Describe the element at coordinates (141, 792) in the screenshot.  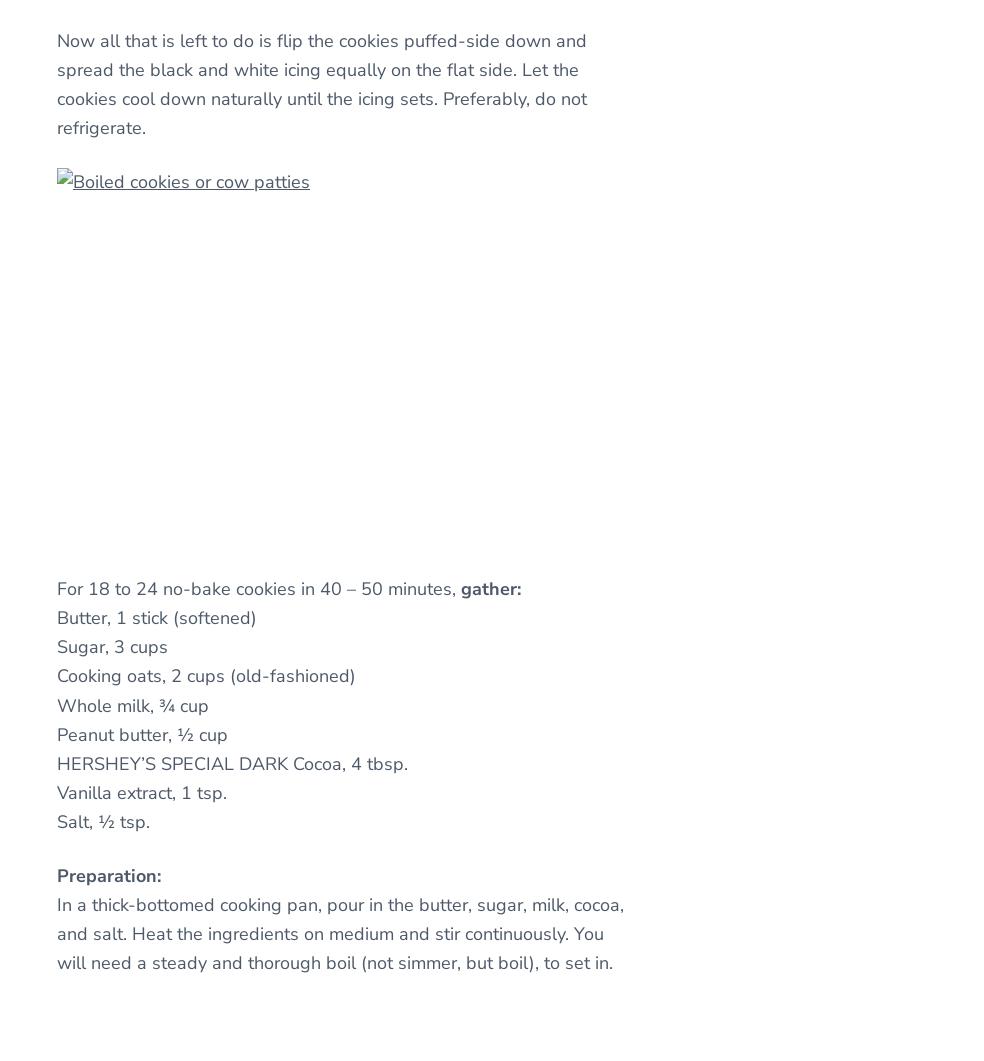
I see `'Vanilla extract, 1 tsp.'` at that location.